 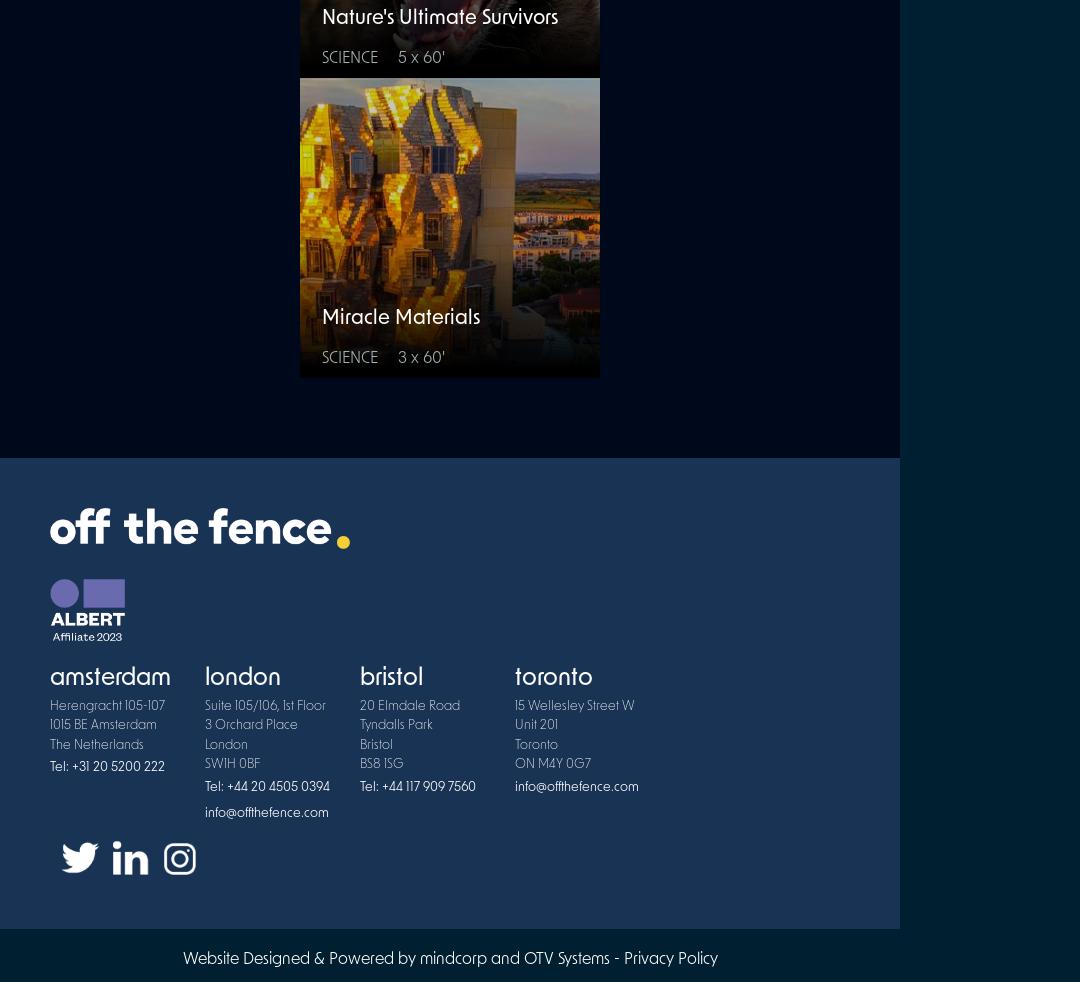 I want to click on 'Tel: +31 20 5200 222', so click(x=107, y=767).